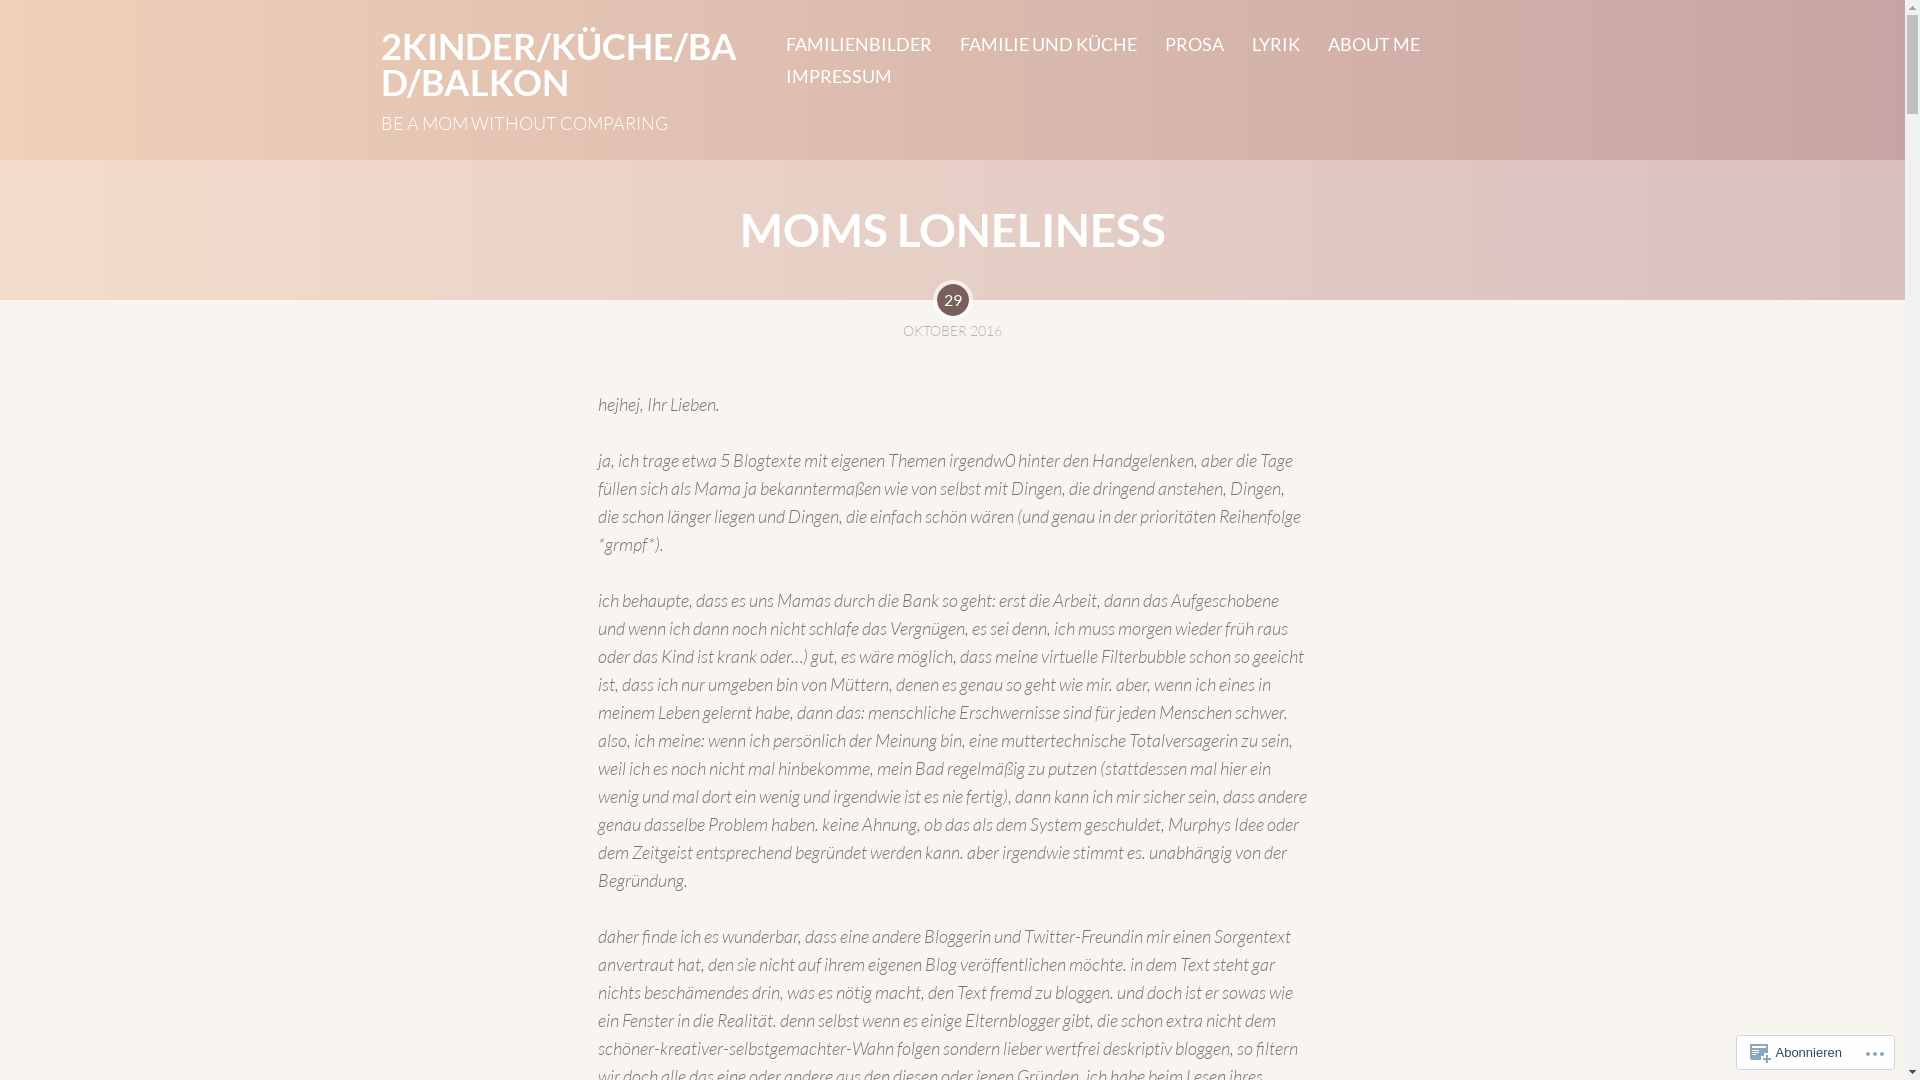 This screenshot has width=1920, height=1080. Describe the element at coordinates (1261, 43) in the screenshot. I see `'LYRIK'` at that location.